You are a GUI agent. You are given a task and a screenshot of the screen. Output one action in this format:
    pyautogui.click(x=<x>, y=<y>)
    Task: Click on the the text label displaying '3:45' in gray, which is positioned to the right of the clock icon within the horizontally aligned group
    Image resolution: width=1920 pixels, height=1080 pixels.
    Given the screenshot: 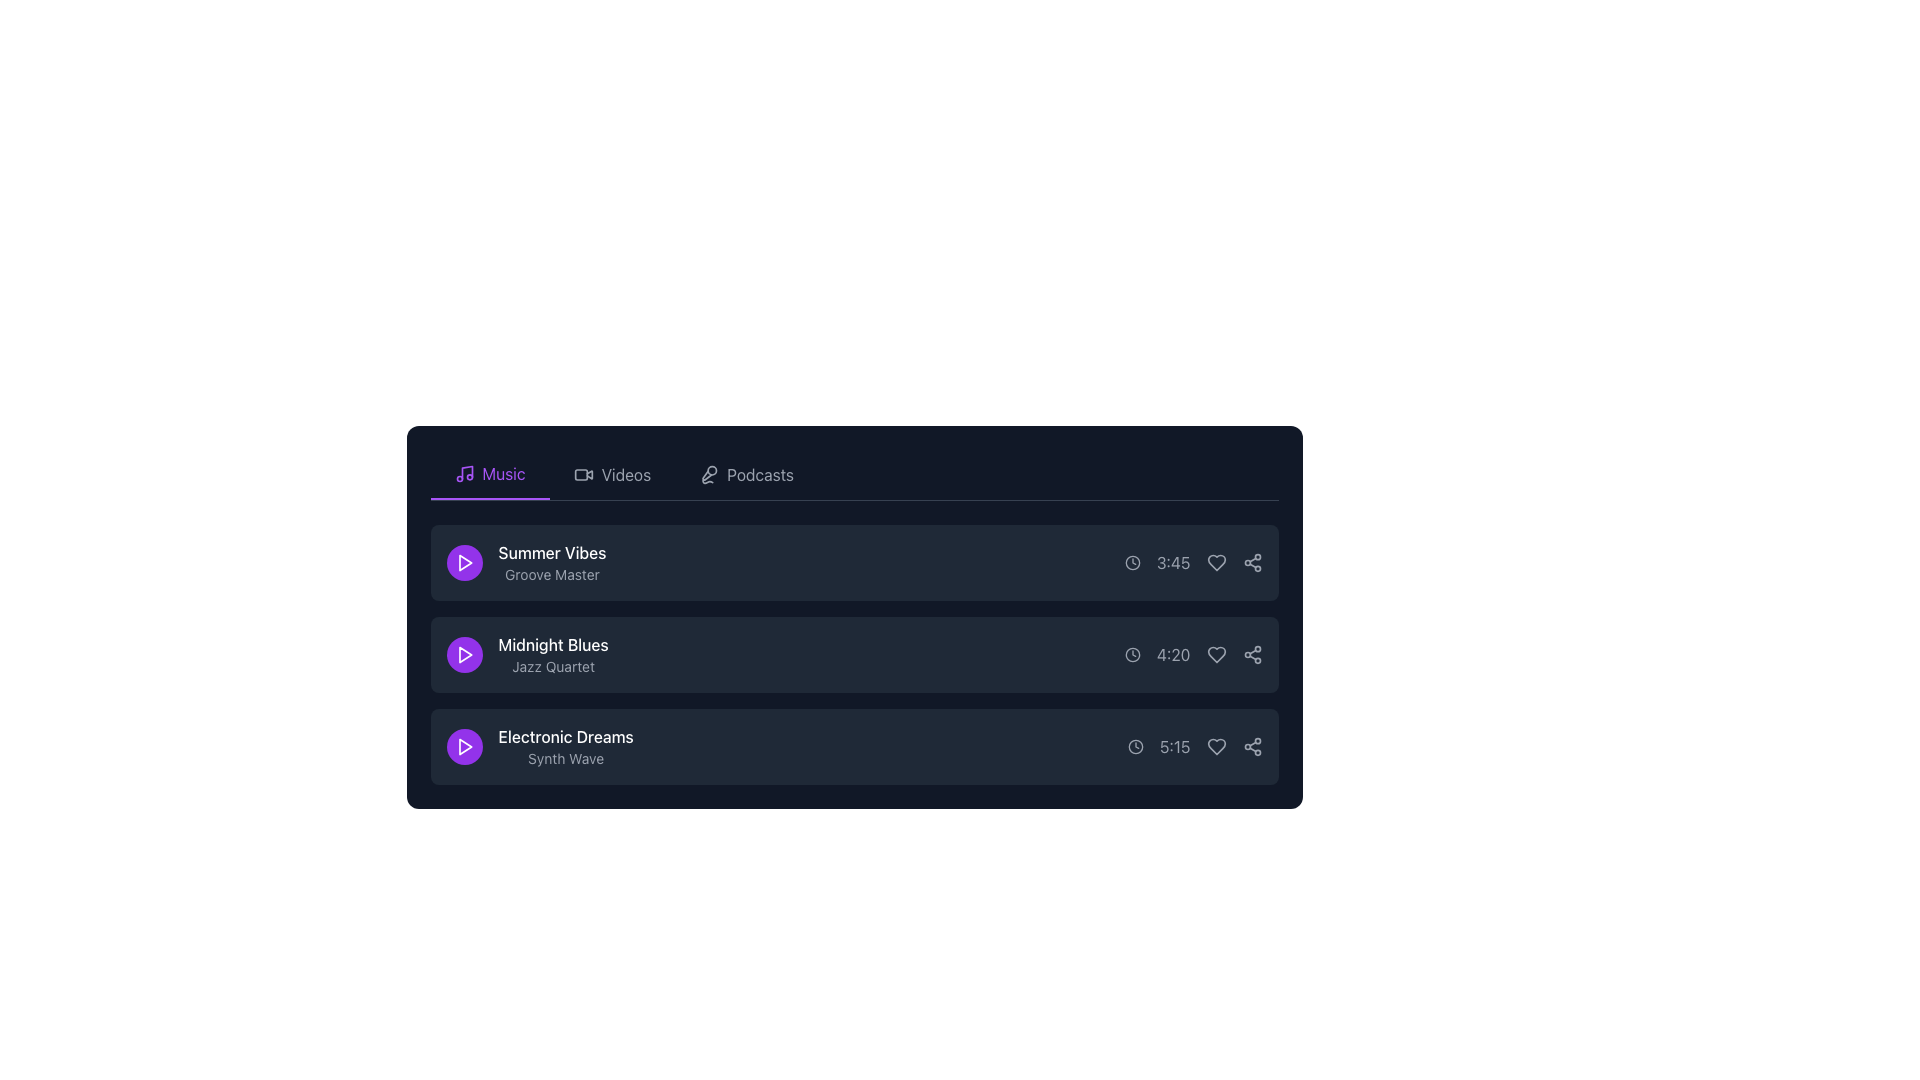 What is the action you would take?
    pyautogui.click(x=1173, y=563)
    